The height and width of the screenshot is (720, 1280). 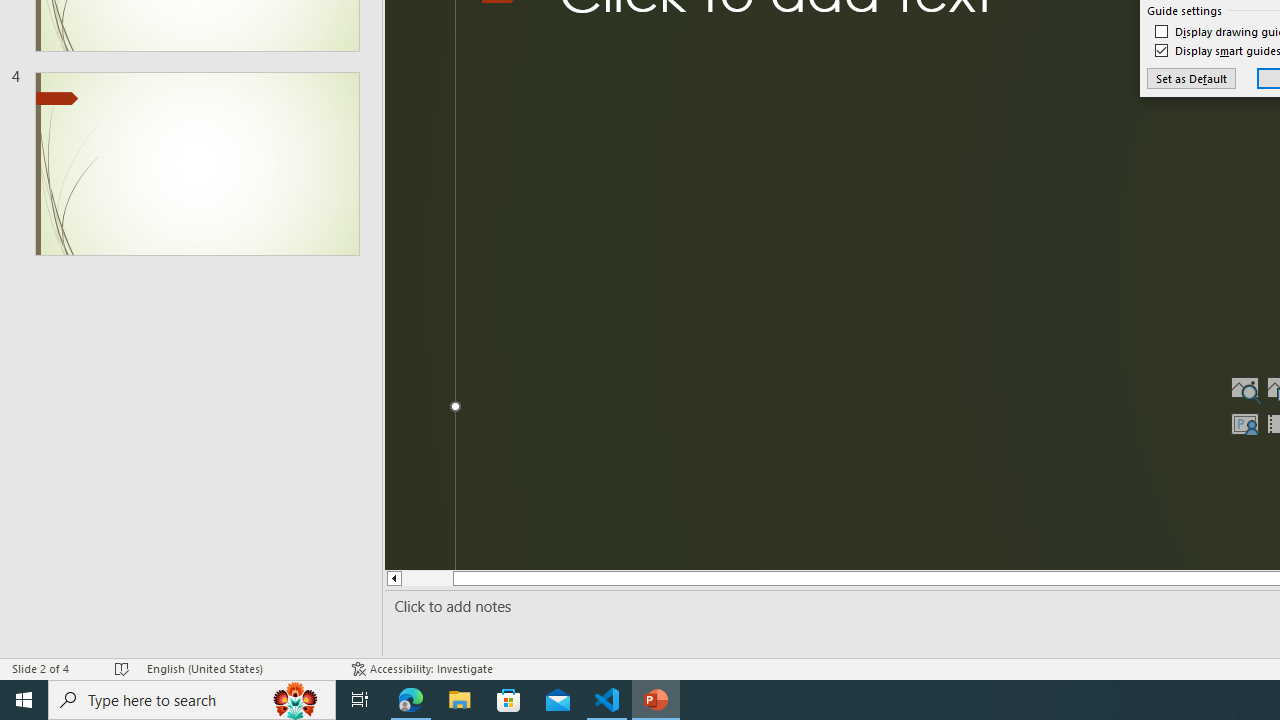 I want to click on 'Microsoft Edge - 1 running window', so click(x=410, y=698).